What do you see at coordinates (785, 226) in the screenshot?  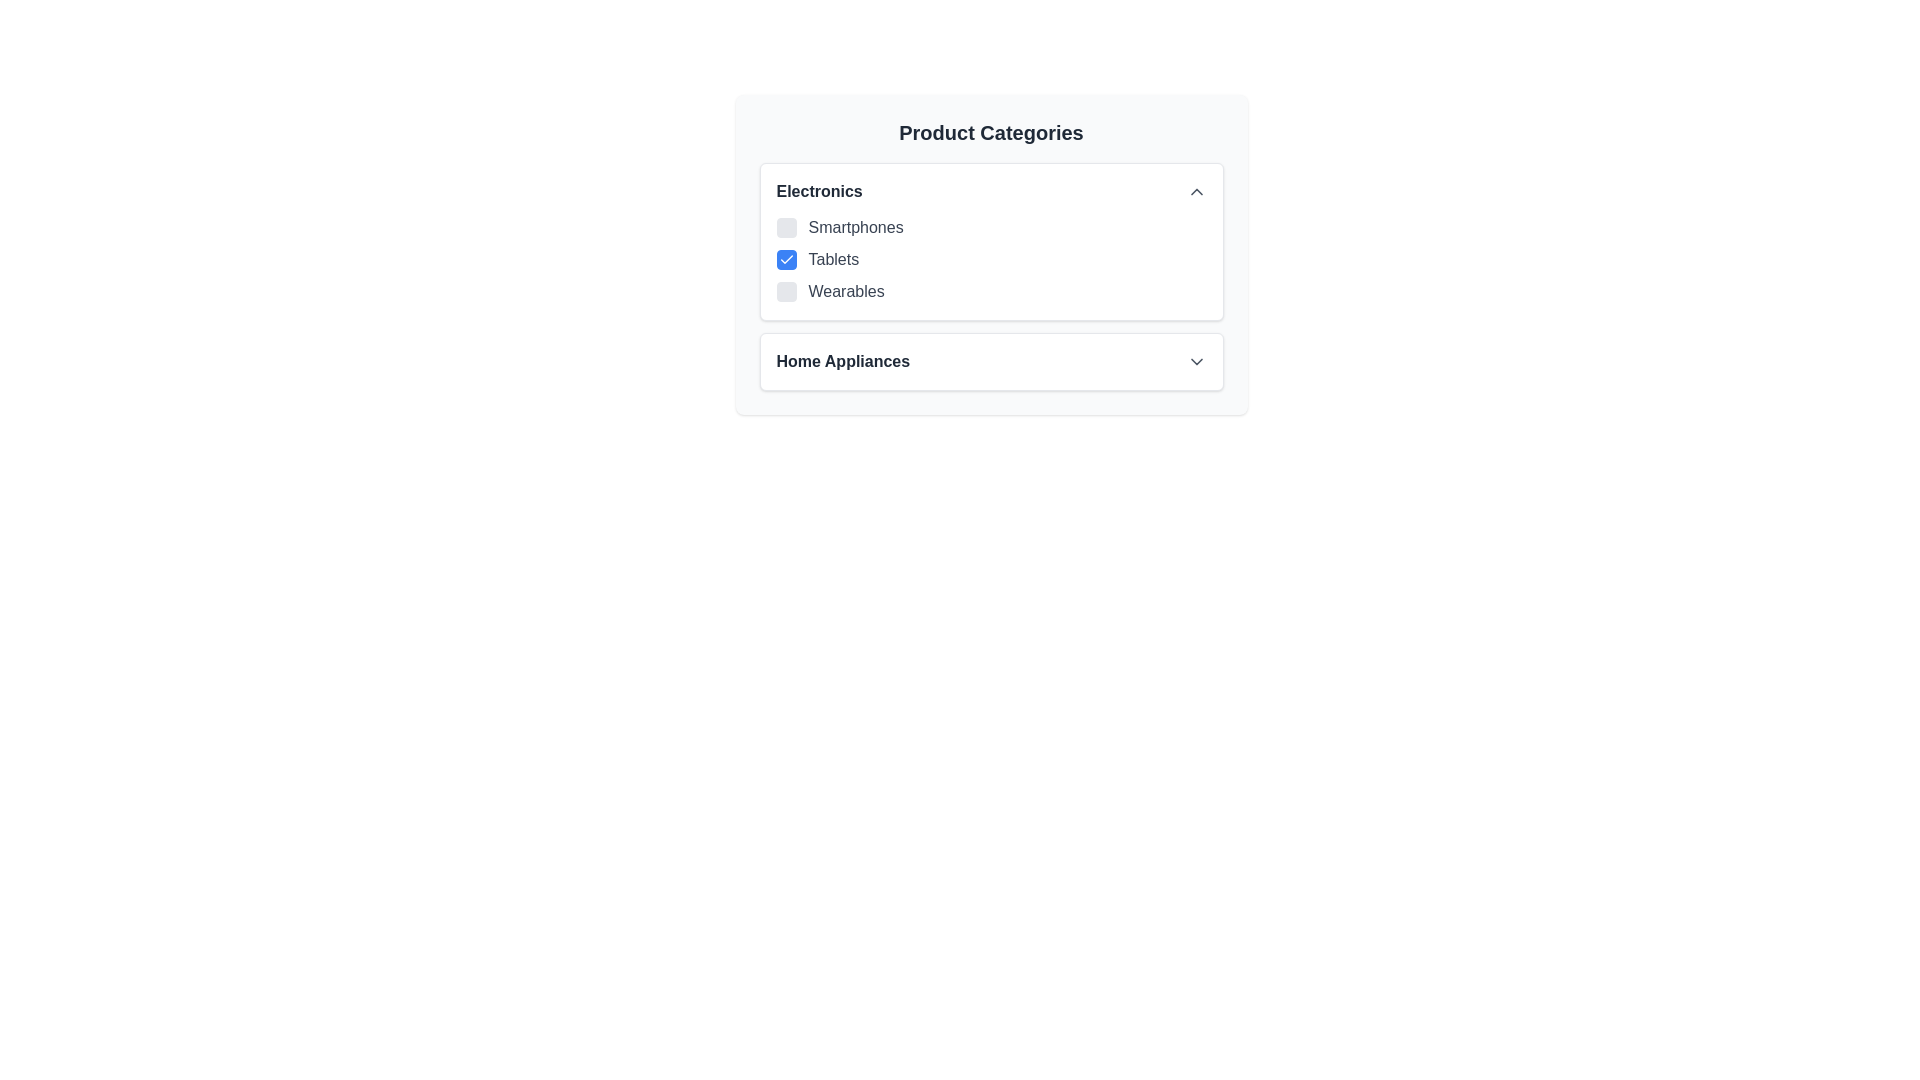 I see `the checkbox for the 'Smartphones' option in the 'Electronics' category` at bounding box center [785, 226].